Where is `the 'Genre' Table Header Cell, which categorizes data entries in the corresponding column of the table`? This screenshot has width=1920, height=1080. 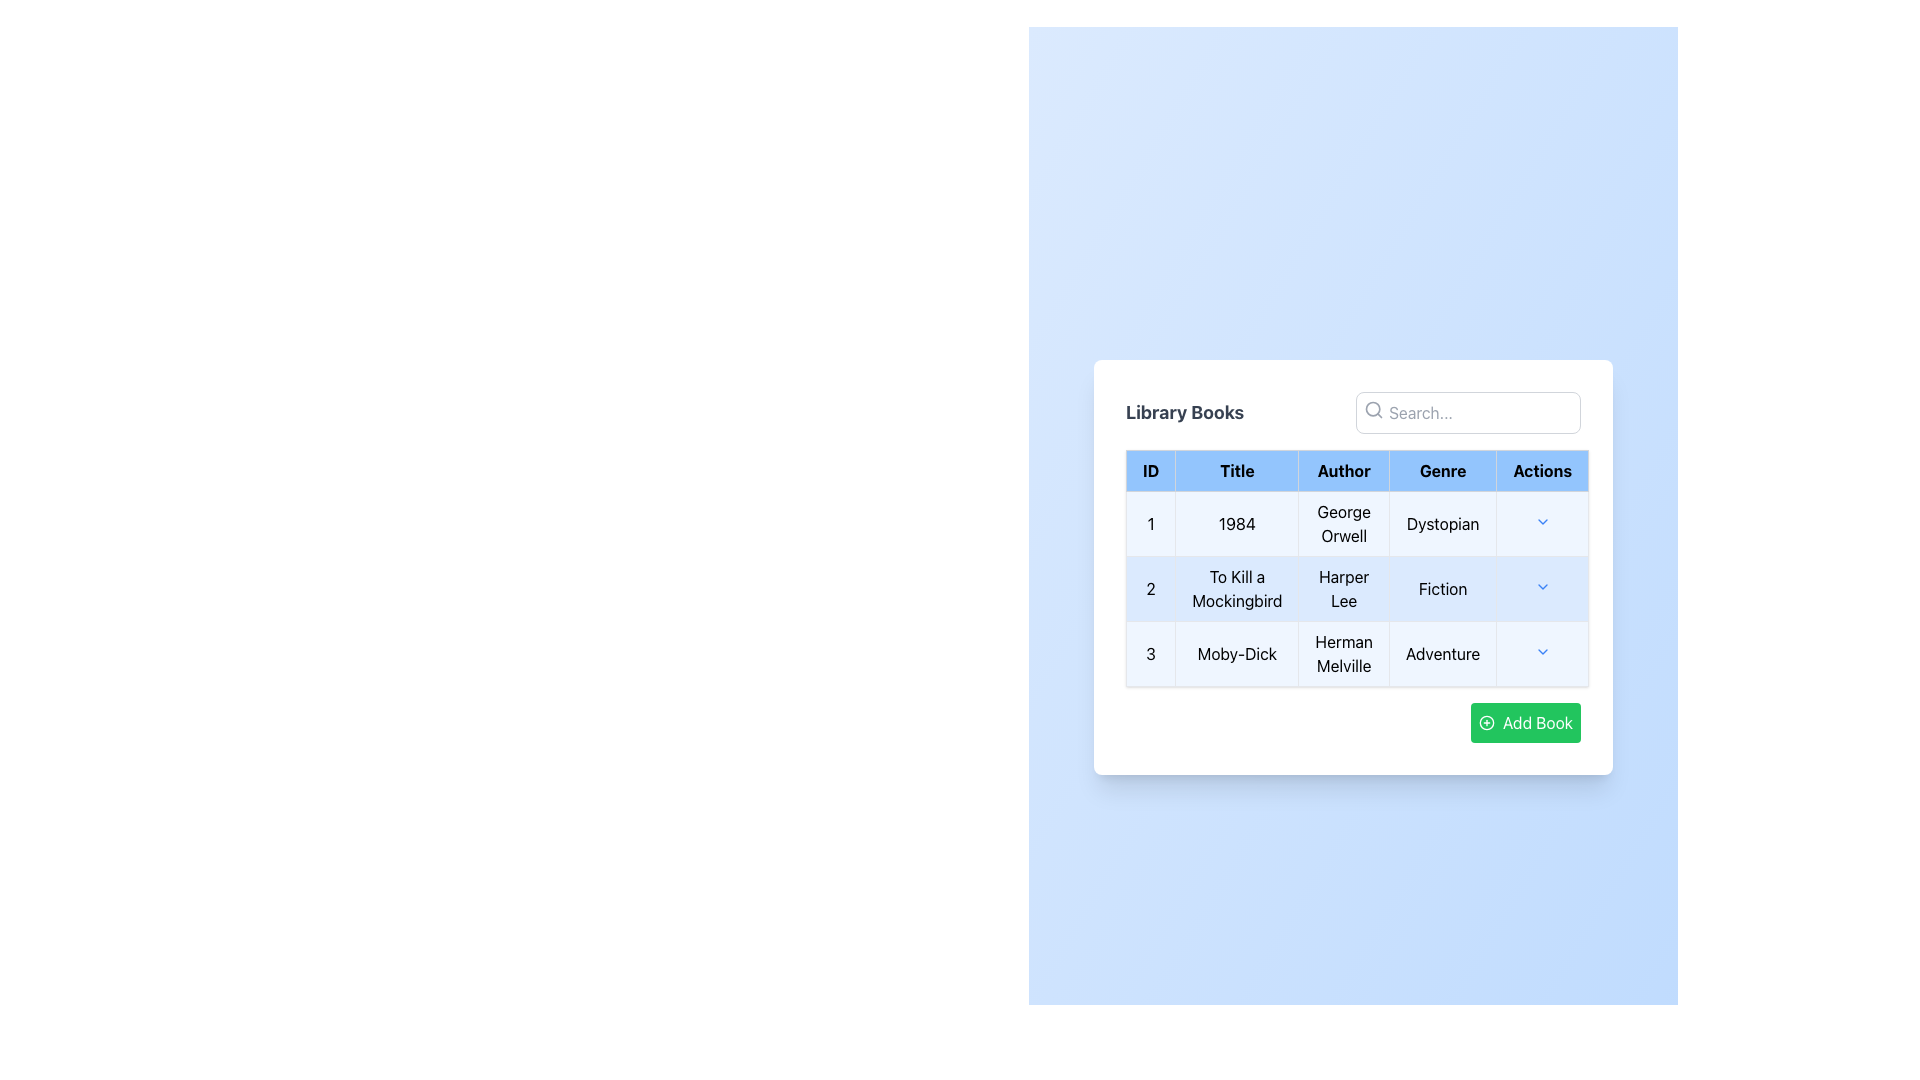
the 'Genre' Table Header Cell, which categorizes data entries in the corresponding column of the table is located at coordinates (1443, 470).